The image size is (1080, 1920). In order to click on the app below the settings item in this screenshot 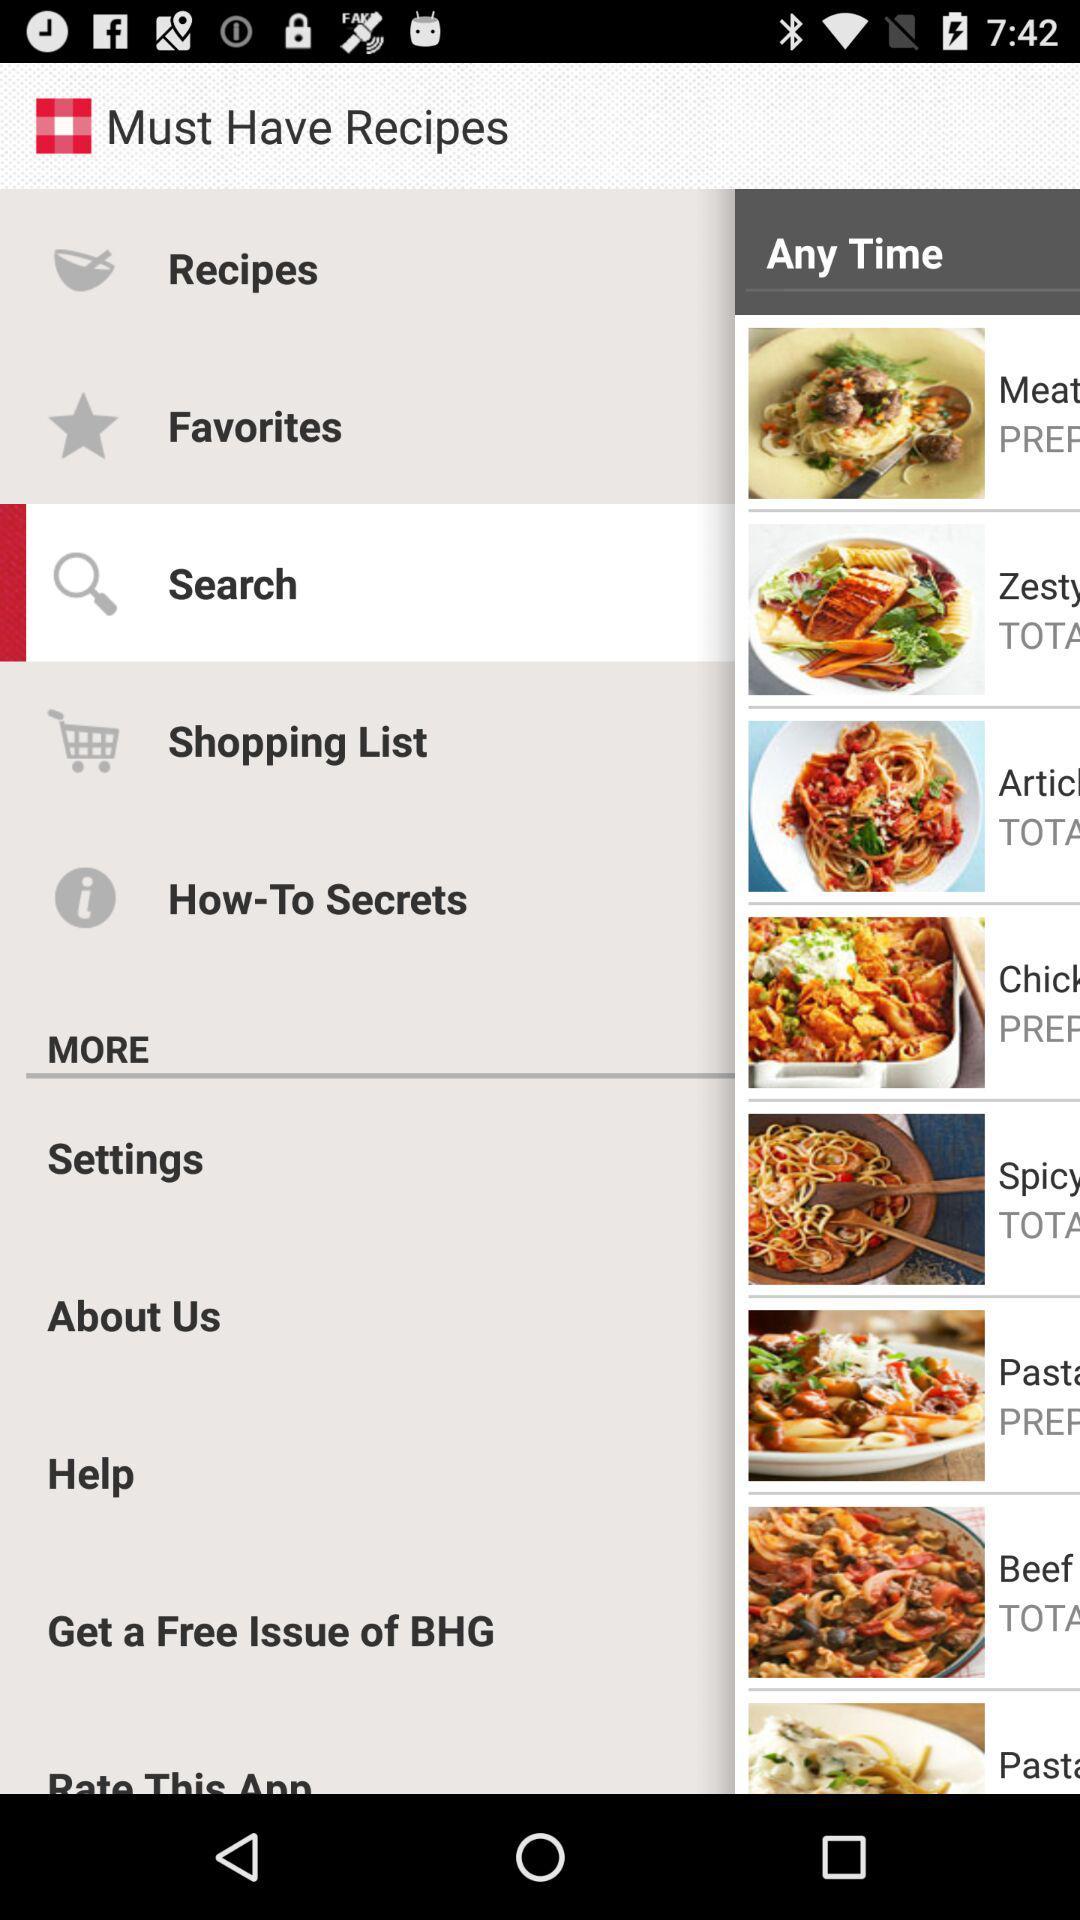, I will do `click(134, 1314)`.